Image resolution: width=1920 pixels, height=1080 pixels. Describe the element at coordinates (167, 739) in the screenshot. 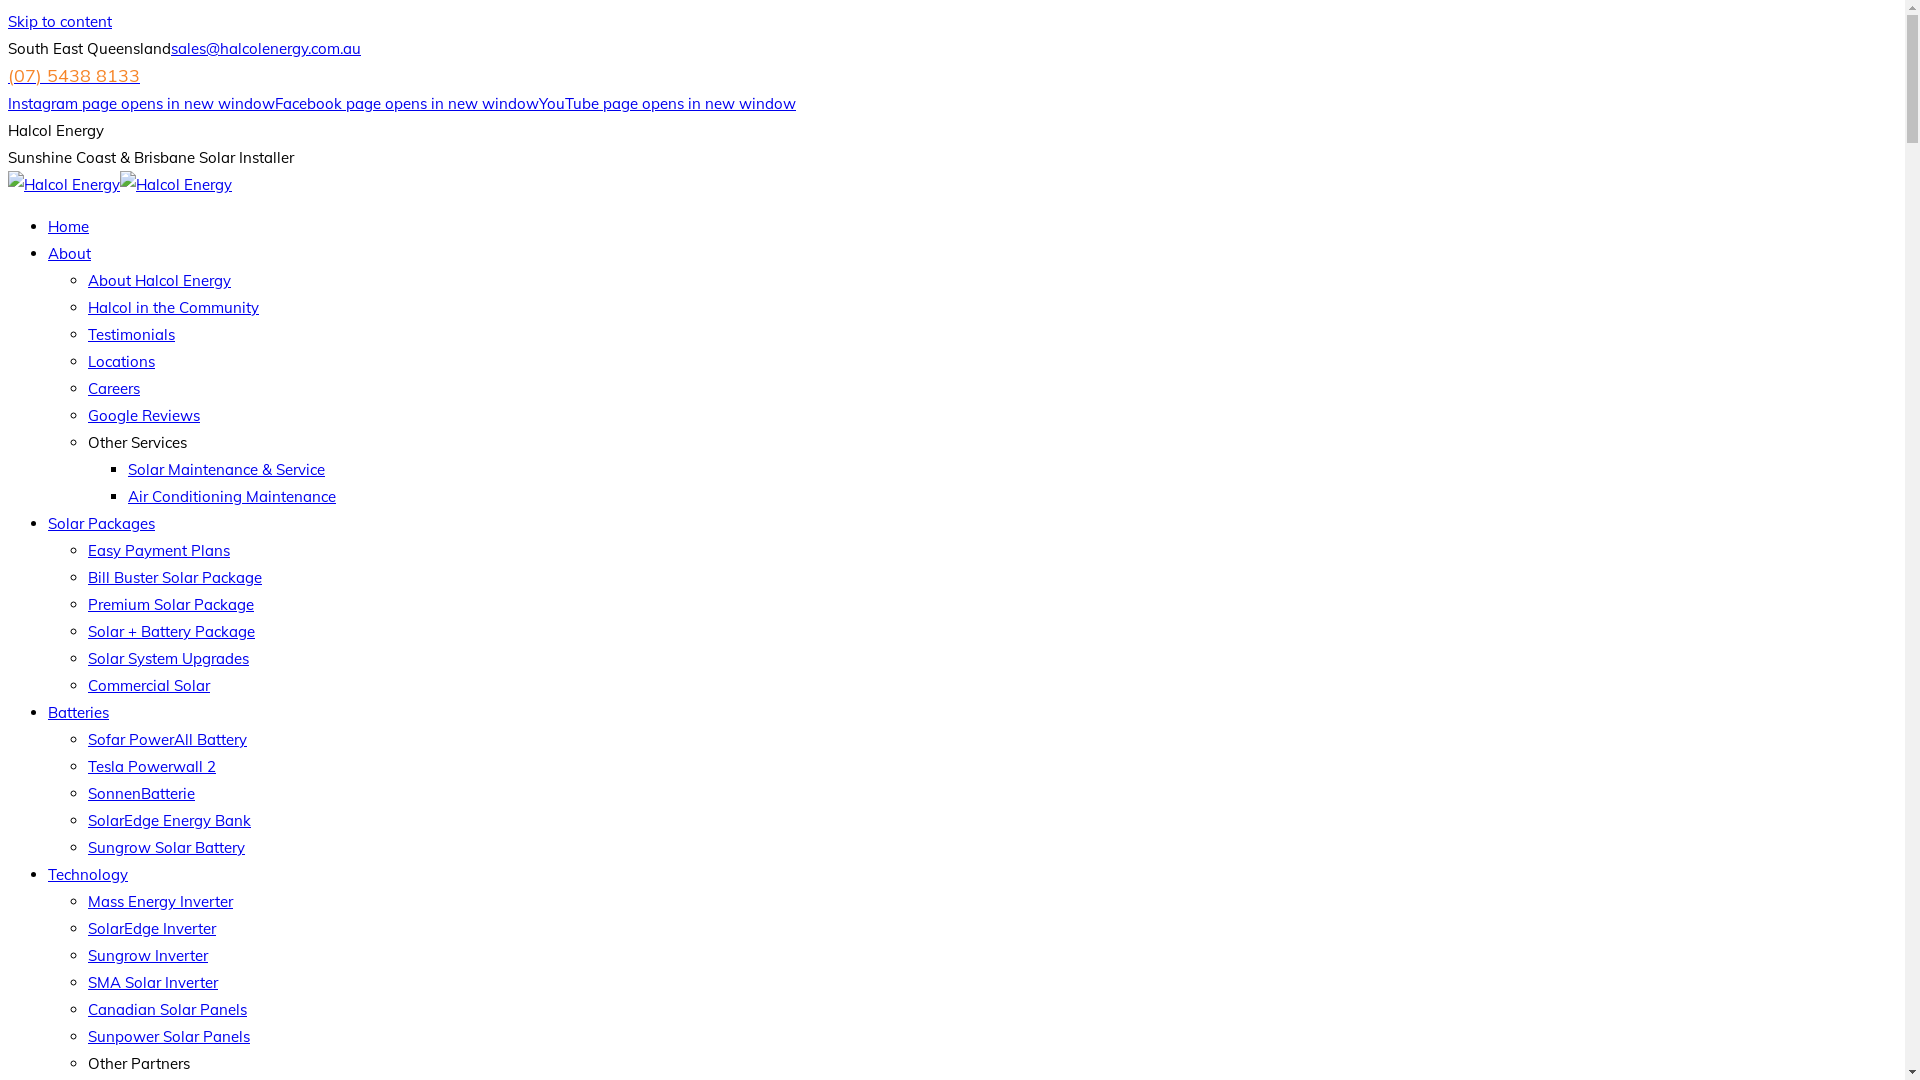

I see `'Sofar PowerAll Battery'` at that location.